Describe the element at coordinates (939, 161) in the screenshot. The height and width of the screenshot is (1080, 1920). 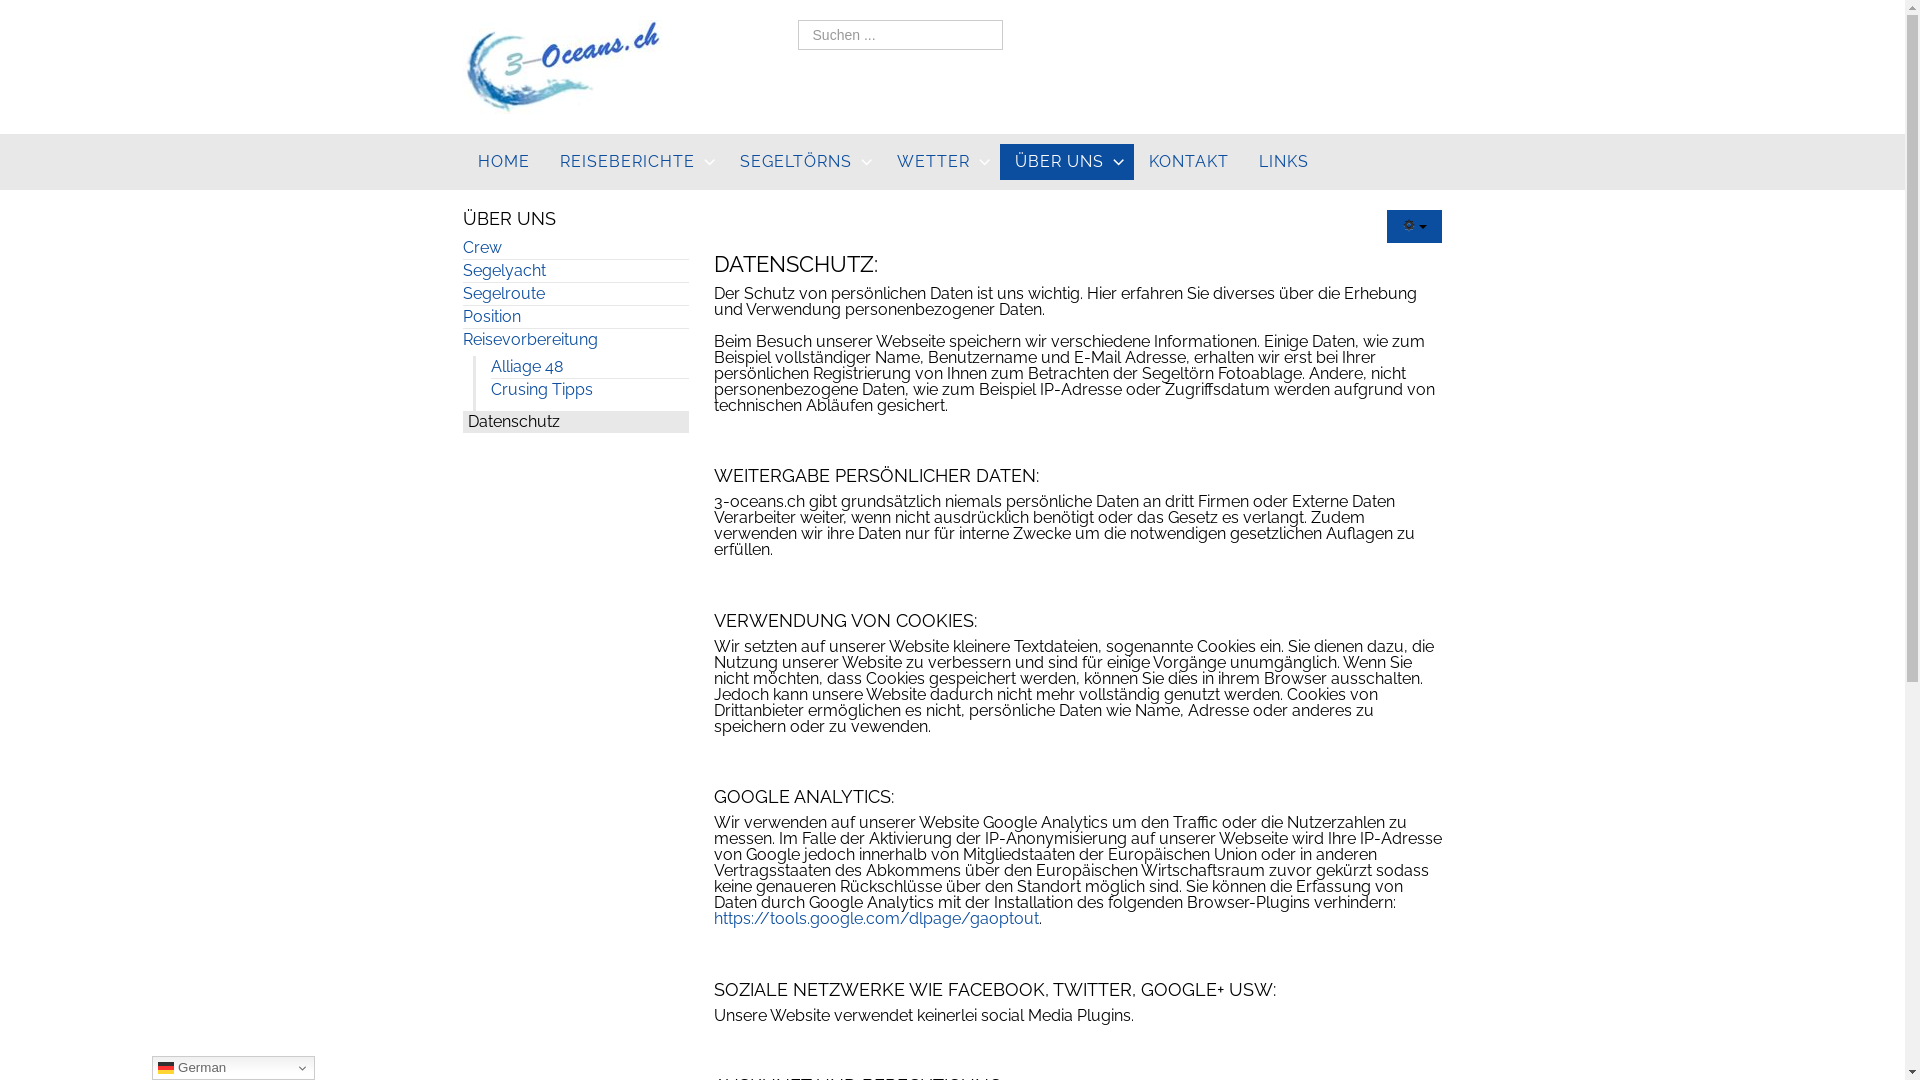
I see `'WETTER'` at that location.